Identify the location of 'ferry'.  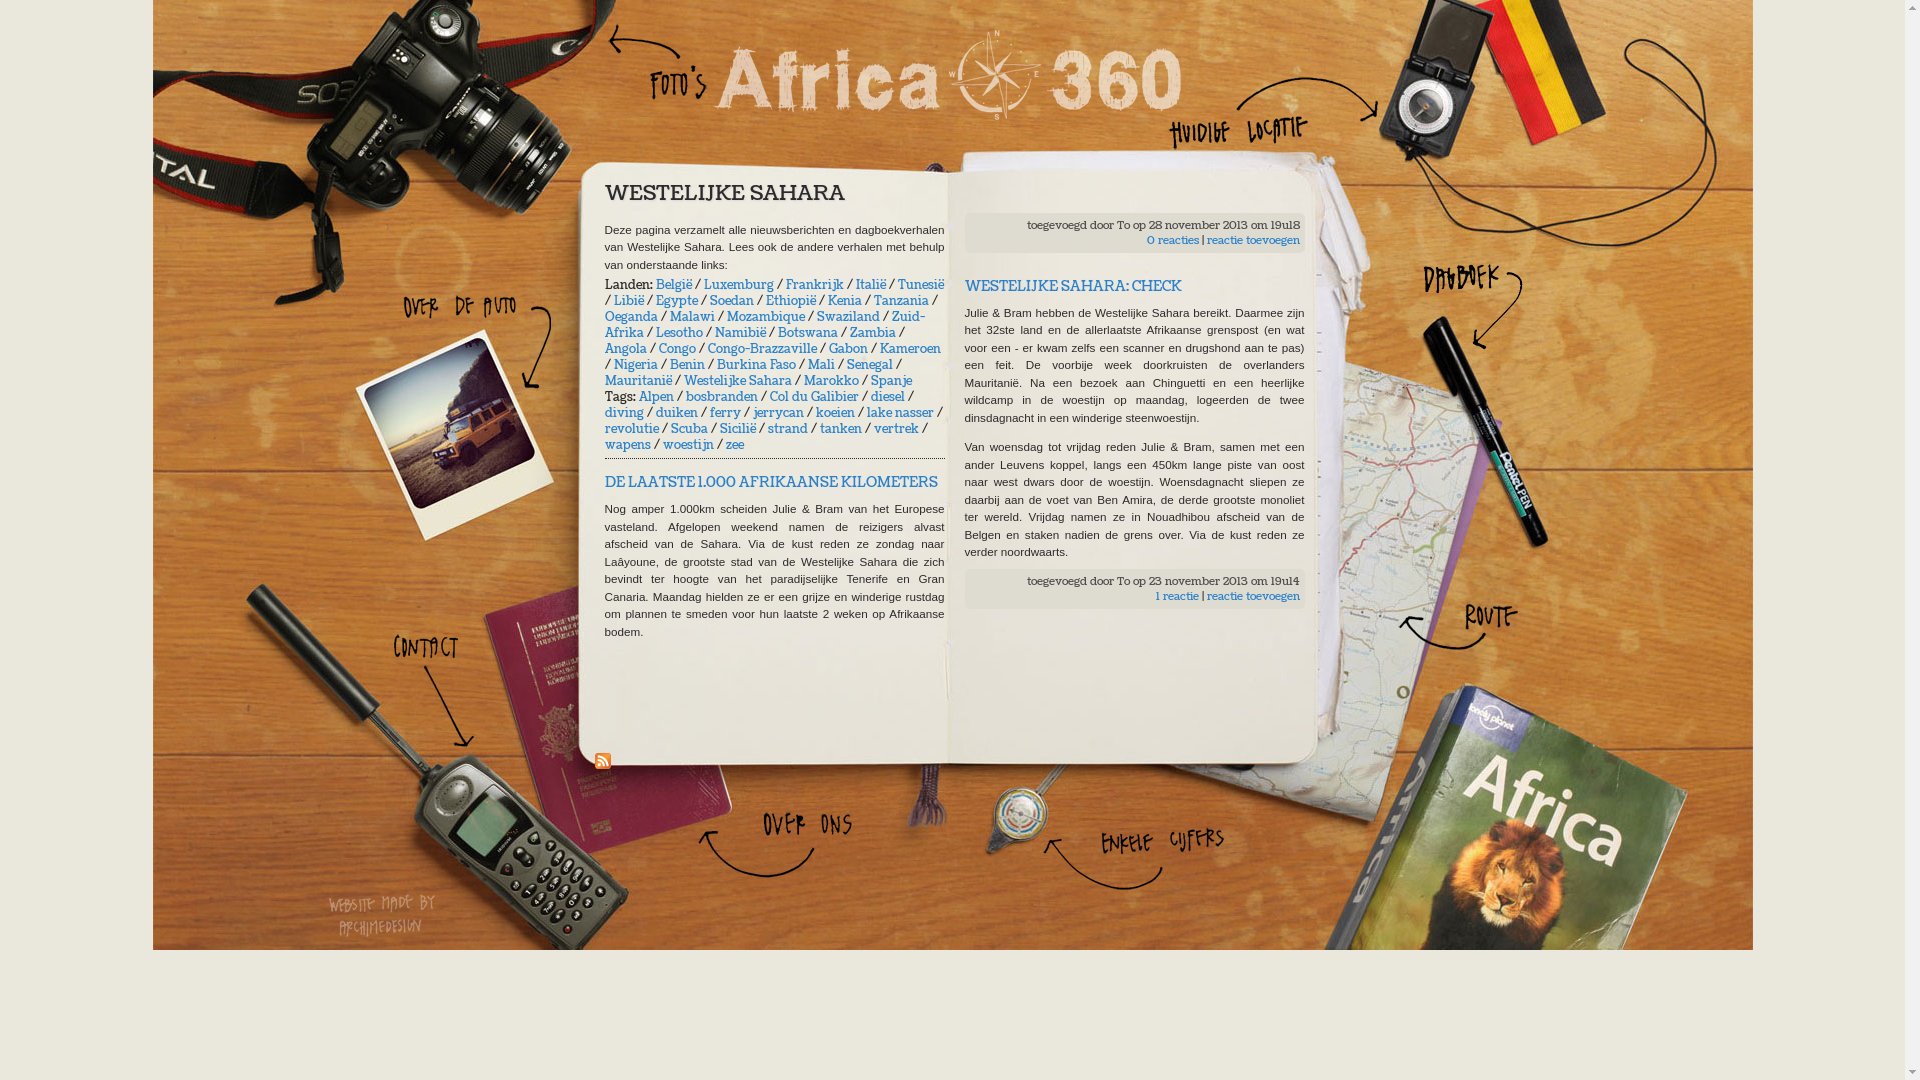
(724, 411).